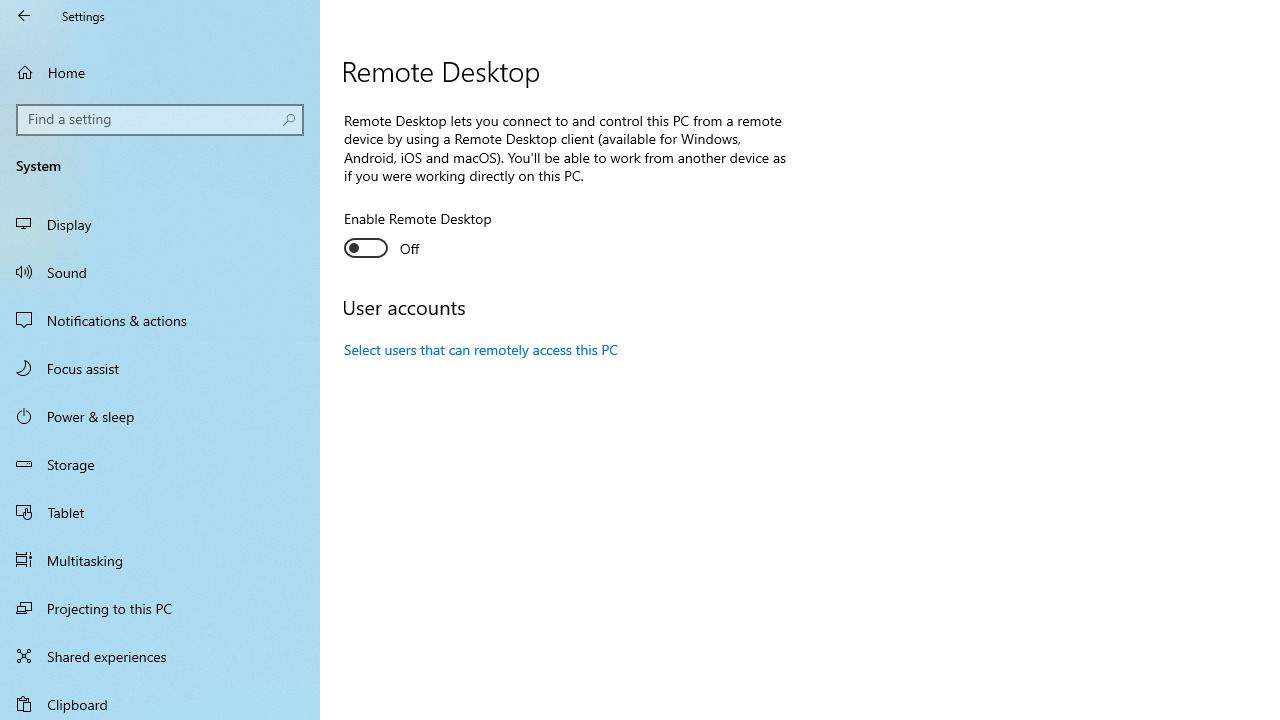 The image size is (1280, 720). What do you see at coordinates (160, 119) in the screenshot?
I see `'Search box, Find a setting'` at bounding box center [160, 119].